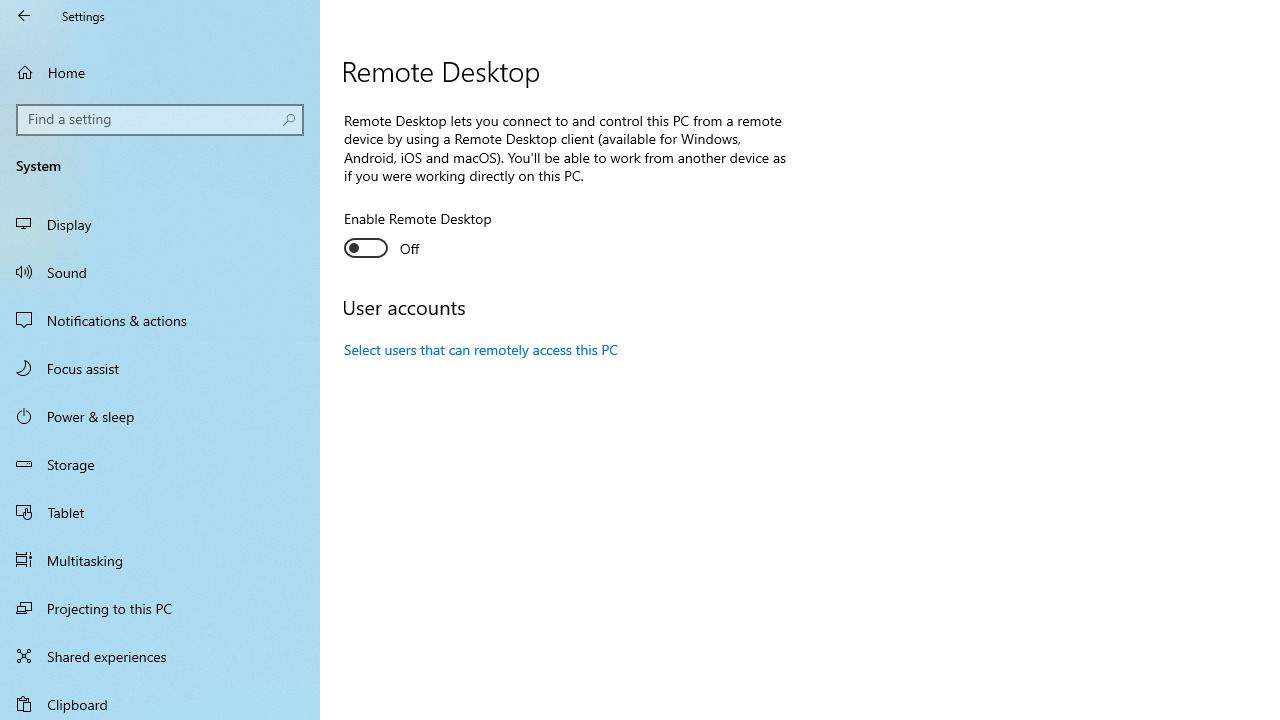 The image size is (1280, 720). What do you see at coordinates (160, 119) in the screenshot?
I see `'Search box, Find a setting'` at bounding box center [160, 119].